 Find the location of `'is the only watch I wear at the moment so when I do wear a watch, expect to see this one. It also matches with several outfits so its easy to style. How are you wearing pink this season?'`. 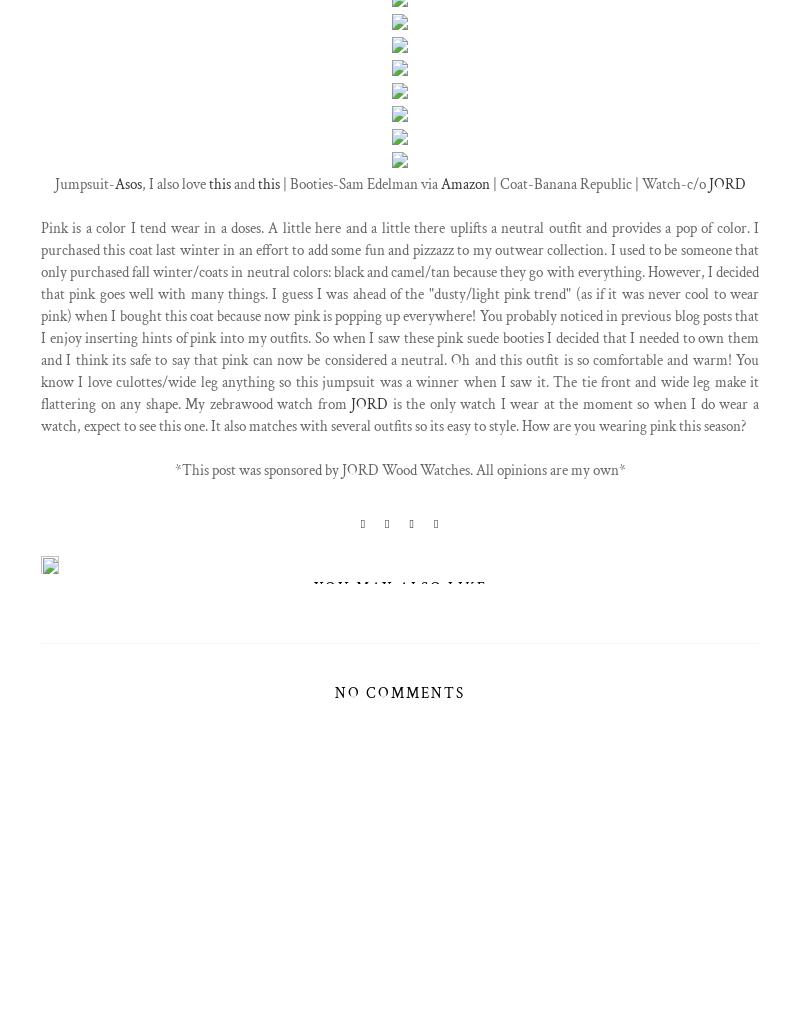

'is the only watch I wear at the moment so when I do wear a watch, expect to see this one. It also matches with several outfits so its easy to style. How are you wearing pink this season?' is located at coordinates (400, 414).